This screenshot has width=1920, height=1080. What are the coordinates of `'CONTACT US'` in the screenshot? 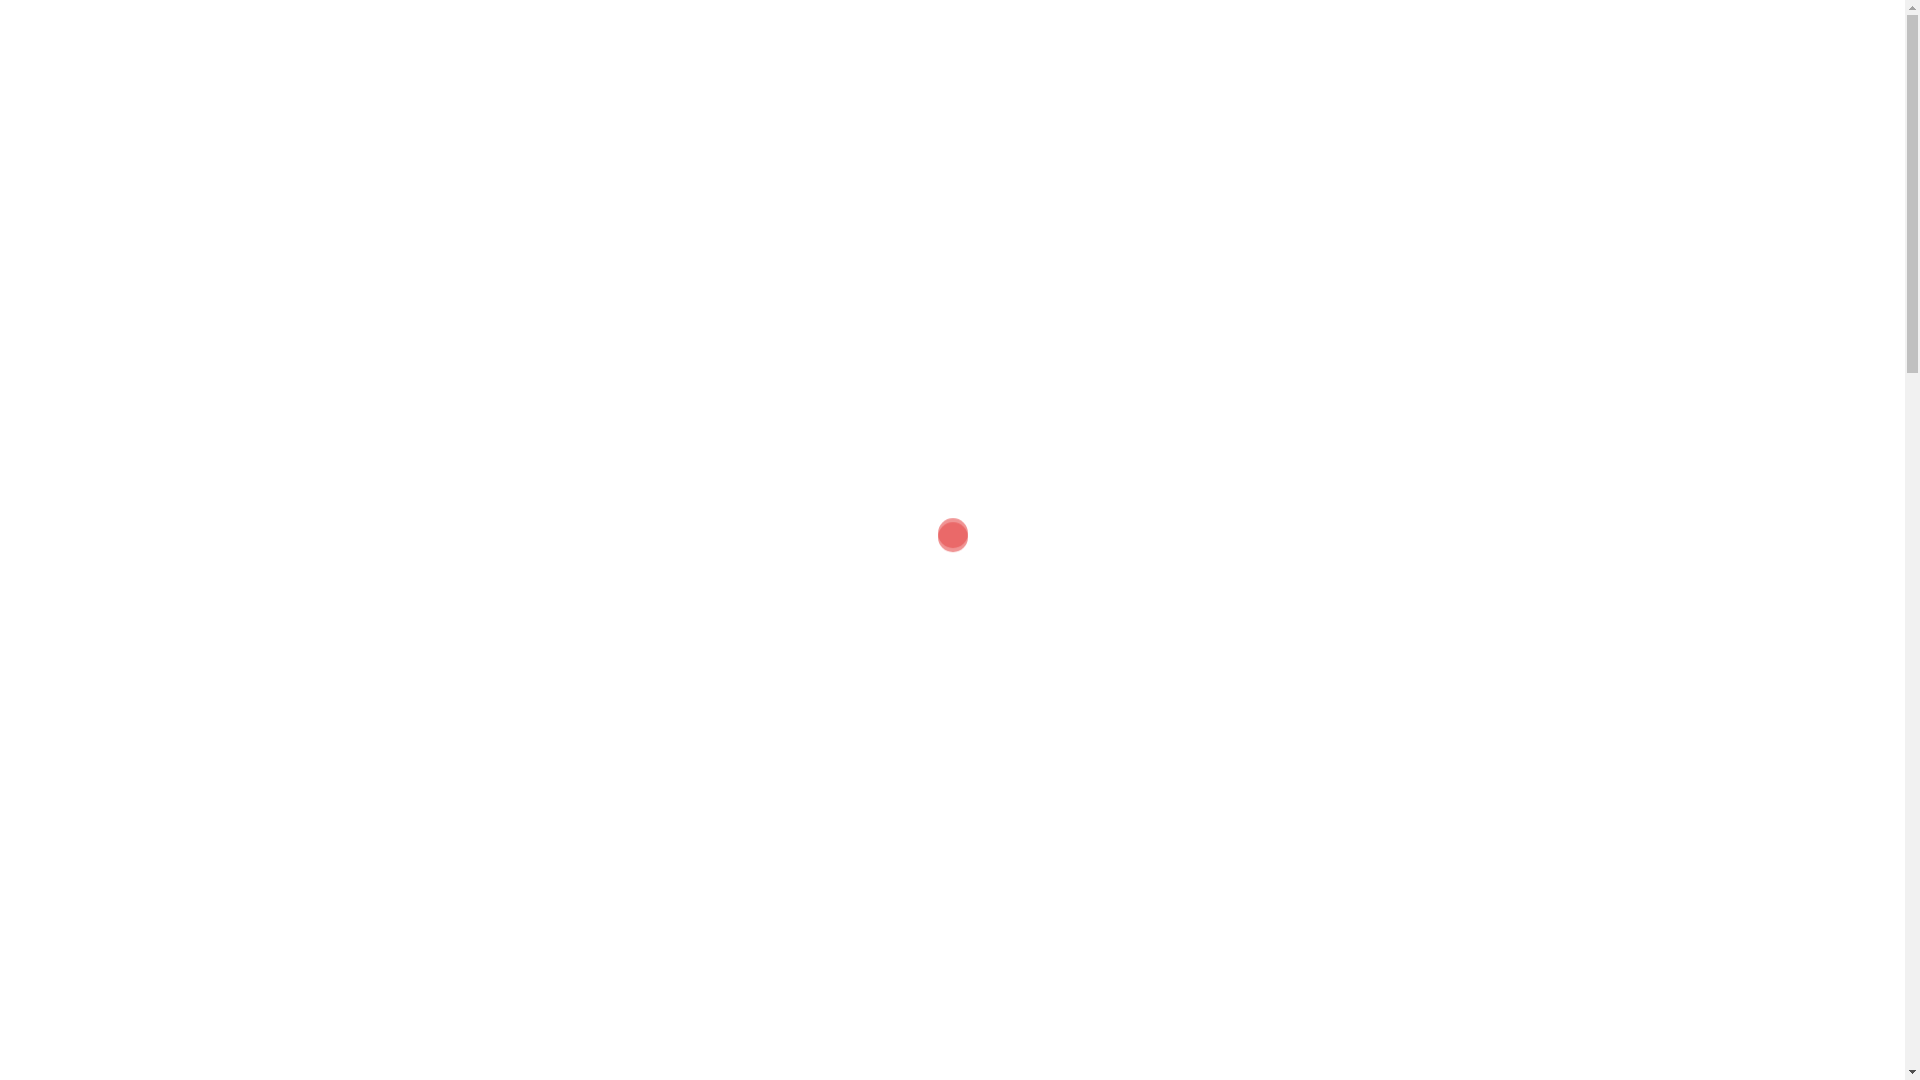 It's located at (1395, 93).